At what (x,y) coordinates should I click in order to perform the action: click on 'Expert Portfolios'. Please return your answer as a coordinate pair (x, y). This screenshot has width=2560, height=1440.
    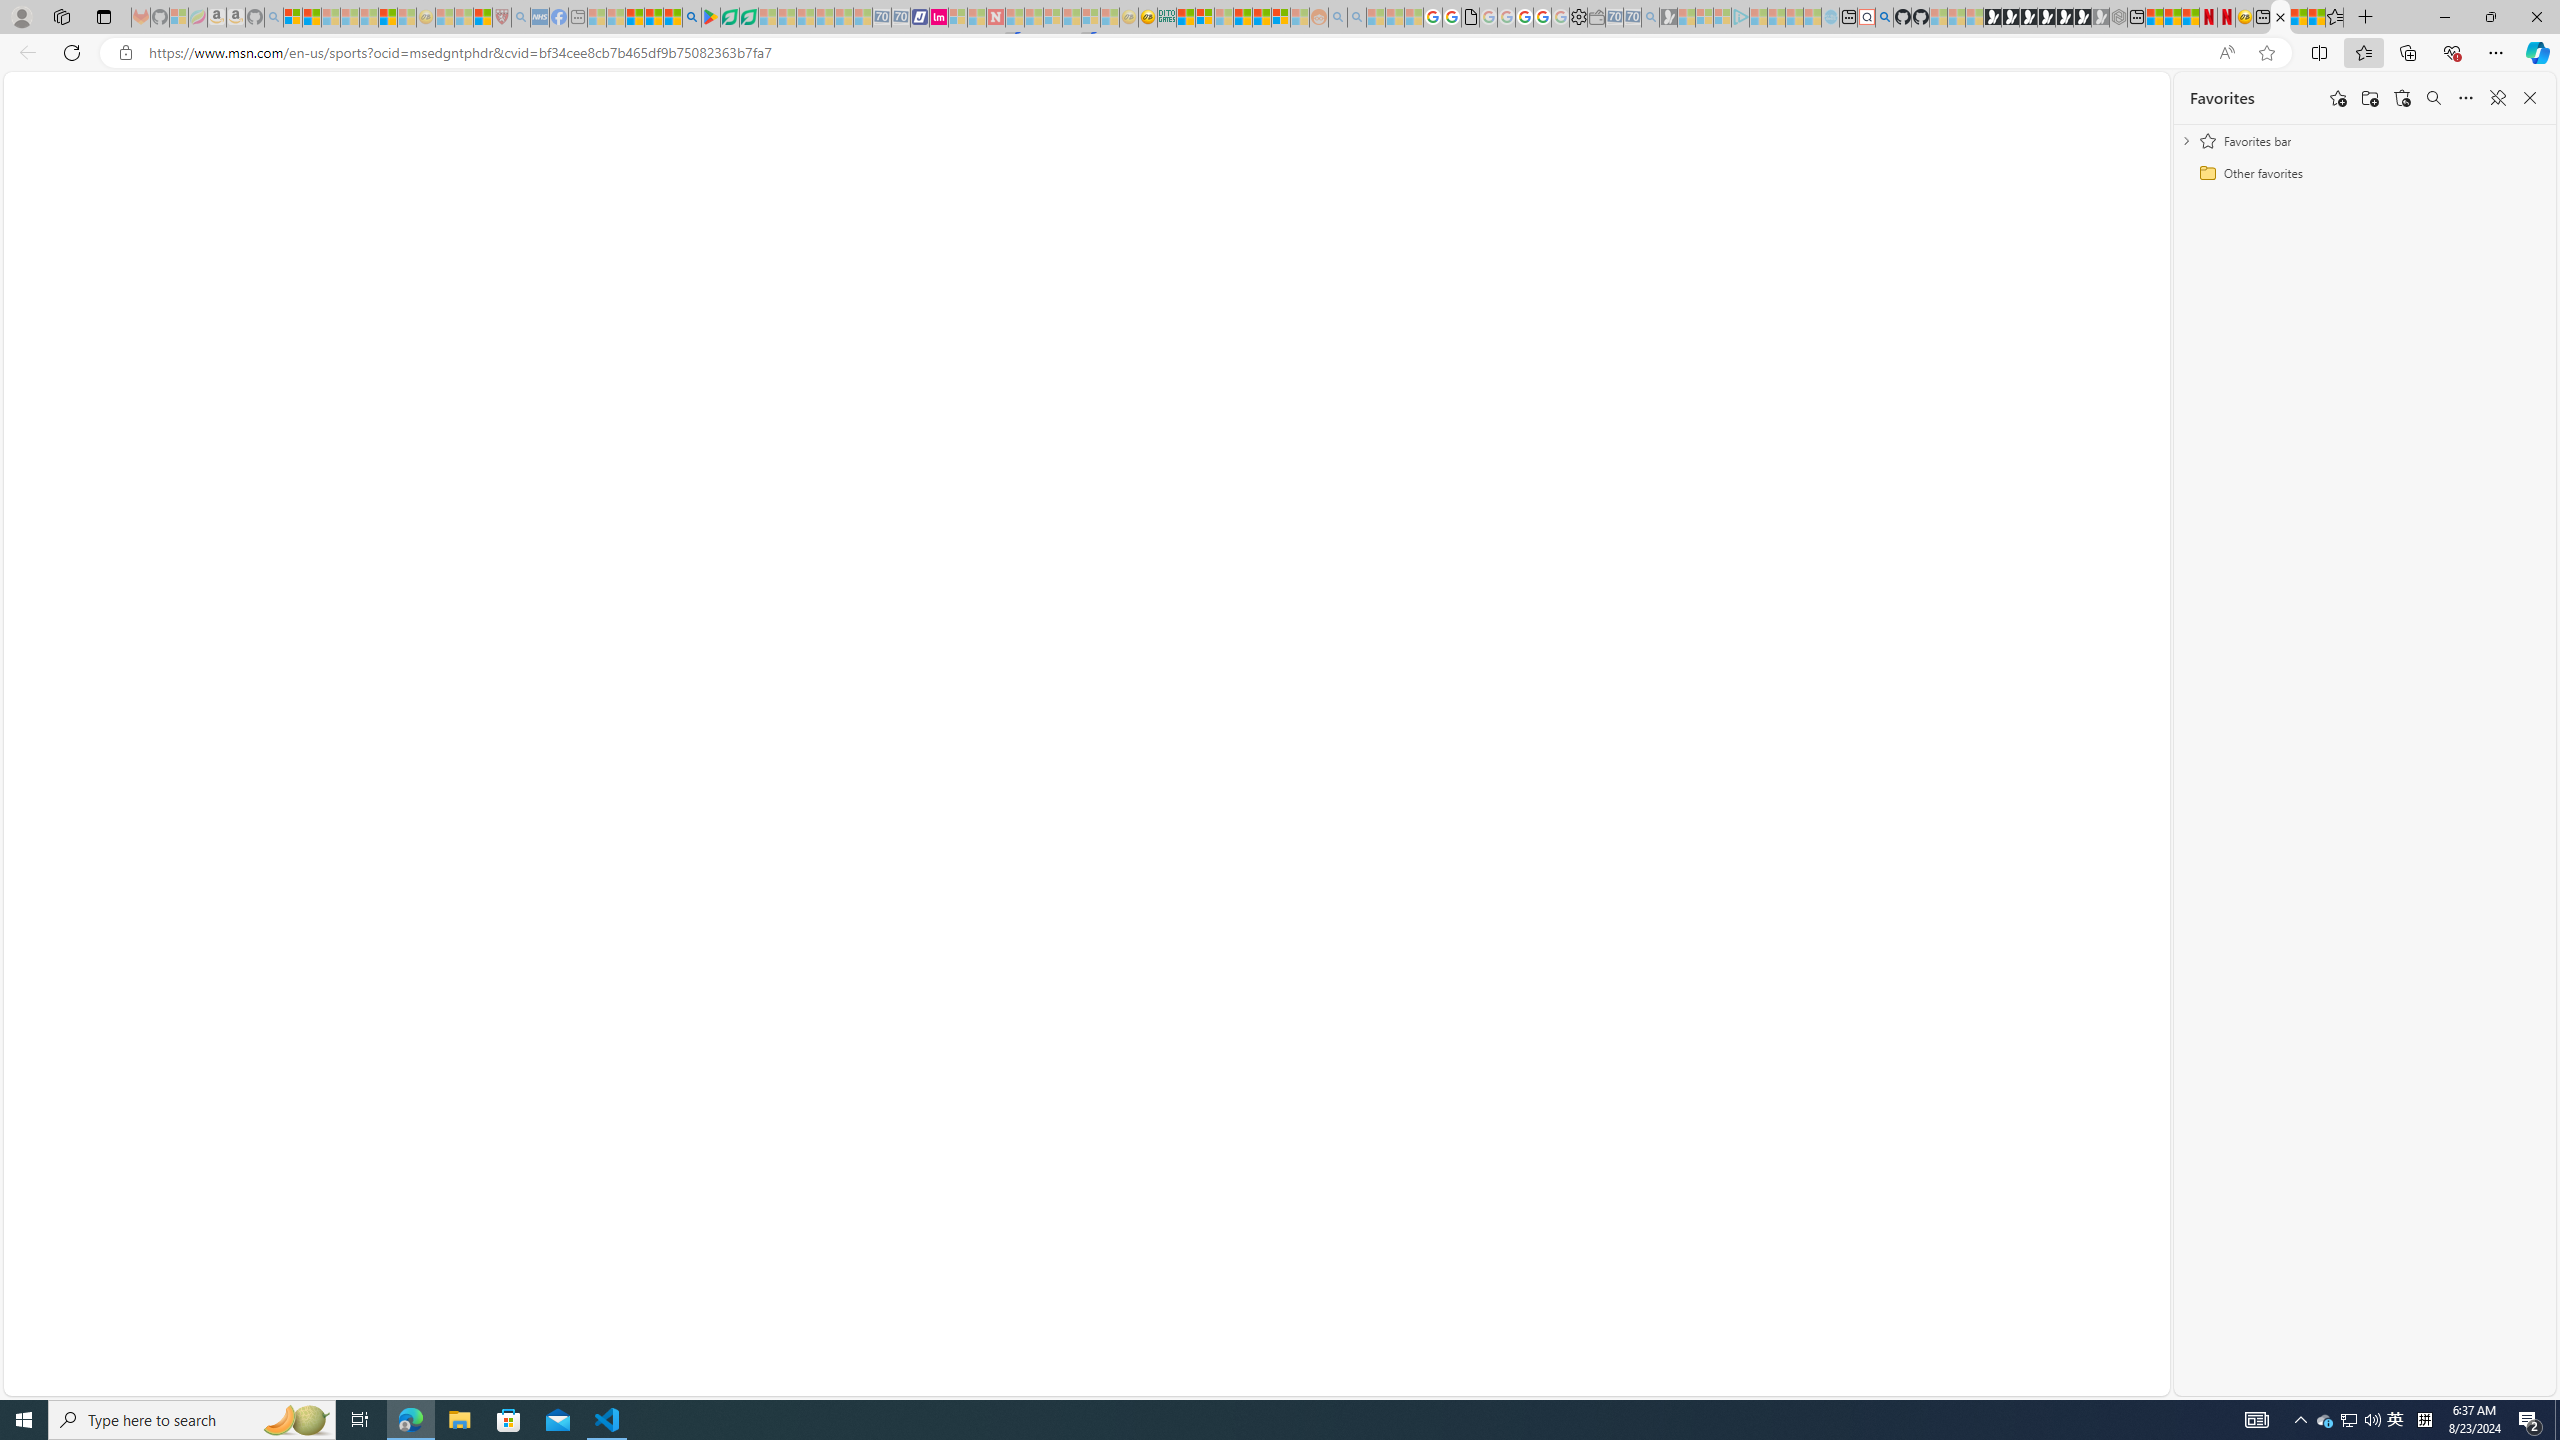
    Looking at the image, I should click on (1243, 16).